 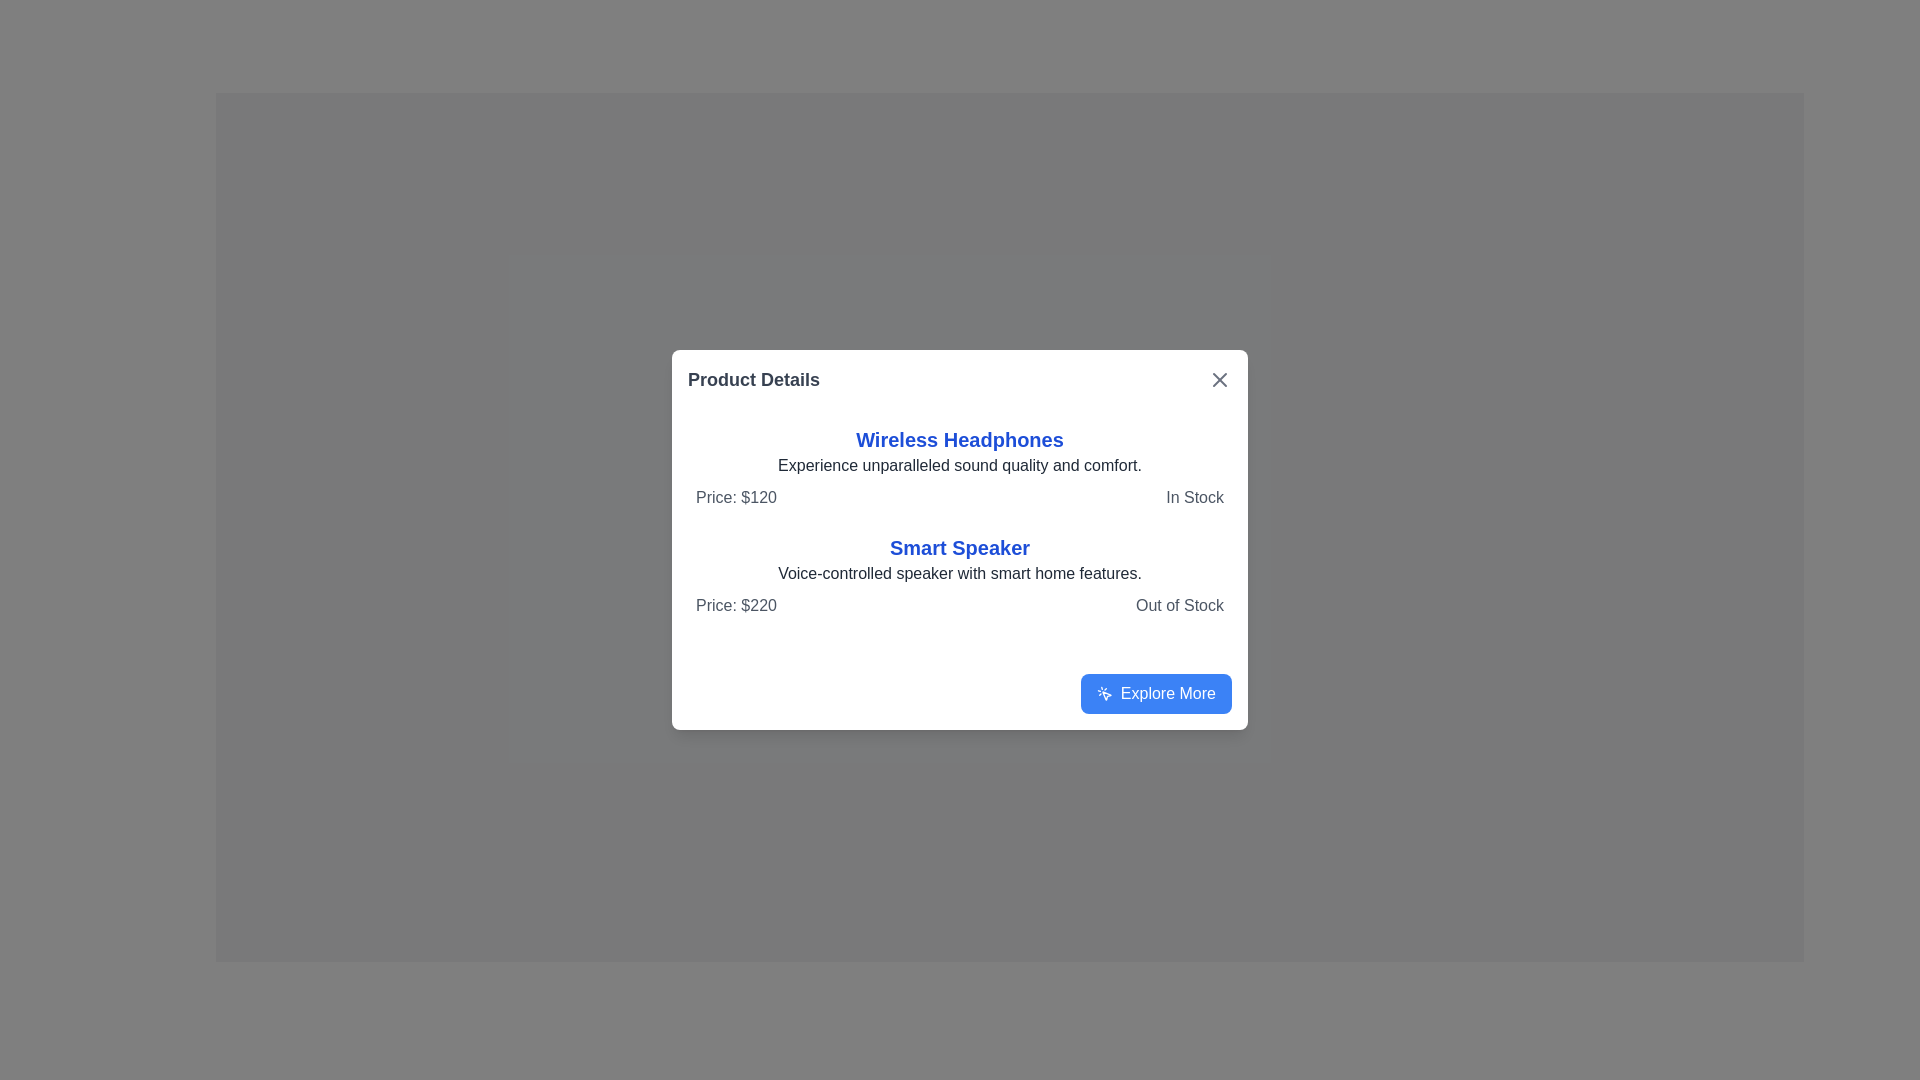 I want to click on the Informational block for the product 'Wireless Headphones' in the 'Product Details' modal, which includes a blue bold heading, descriptive text, price, and stock status, so click(x=960, y=467).